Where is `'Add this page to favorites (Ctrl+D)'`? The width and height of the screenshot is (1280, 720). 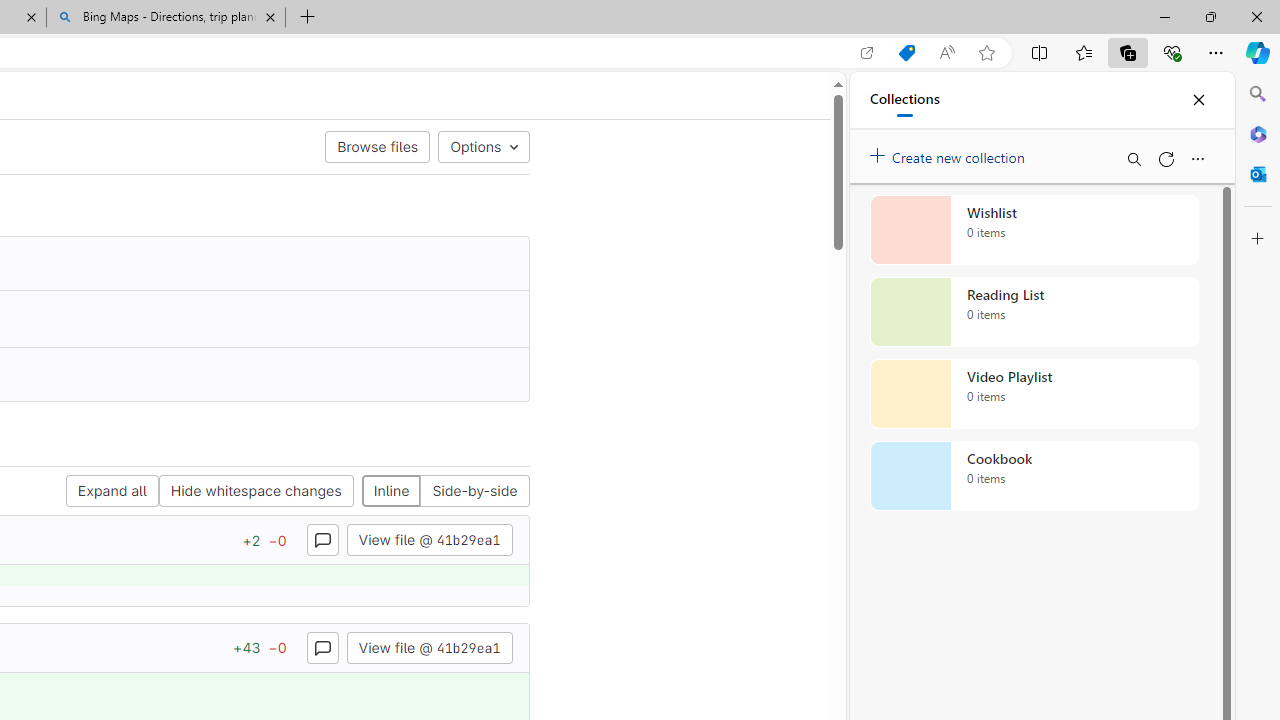 'Add this page to favorites (Ctrl+D)' is located at coordinates (986, 52).